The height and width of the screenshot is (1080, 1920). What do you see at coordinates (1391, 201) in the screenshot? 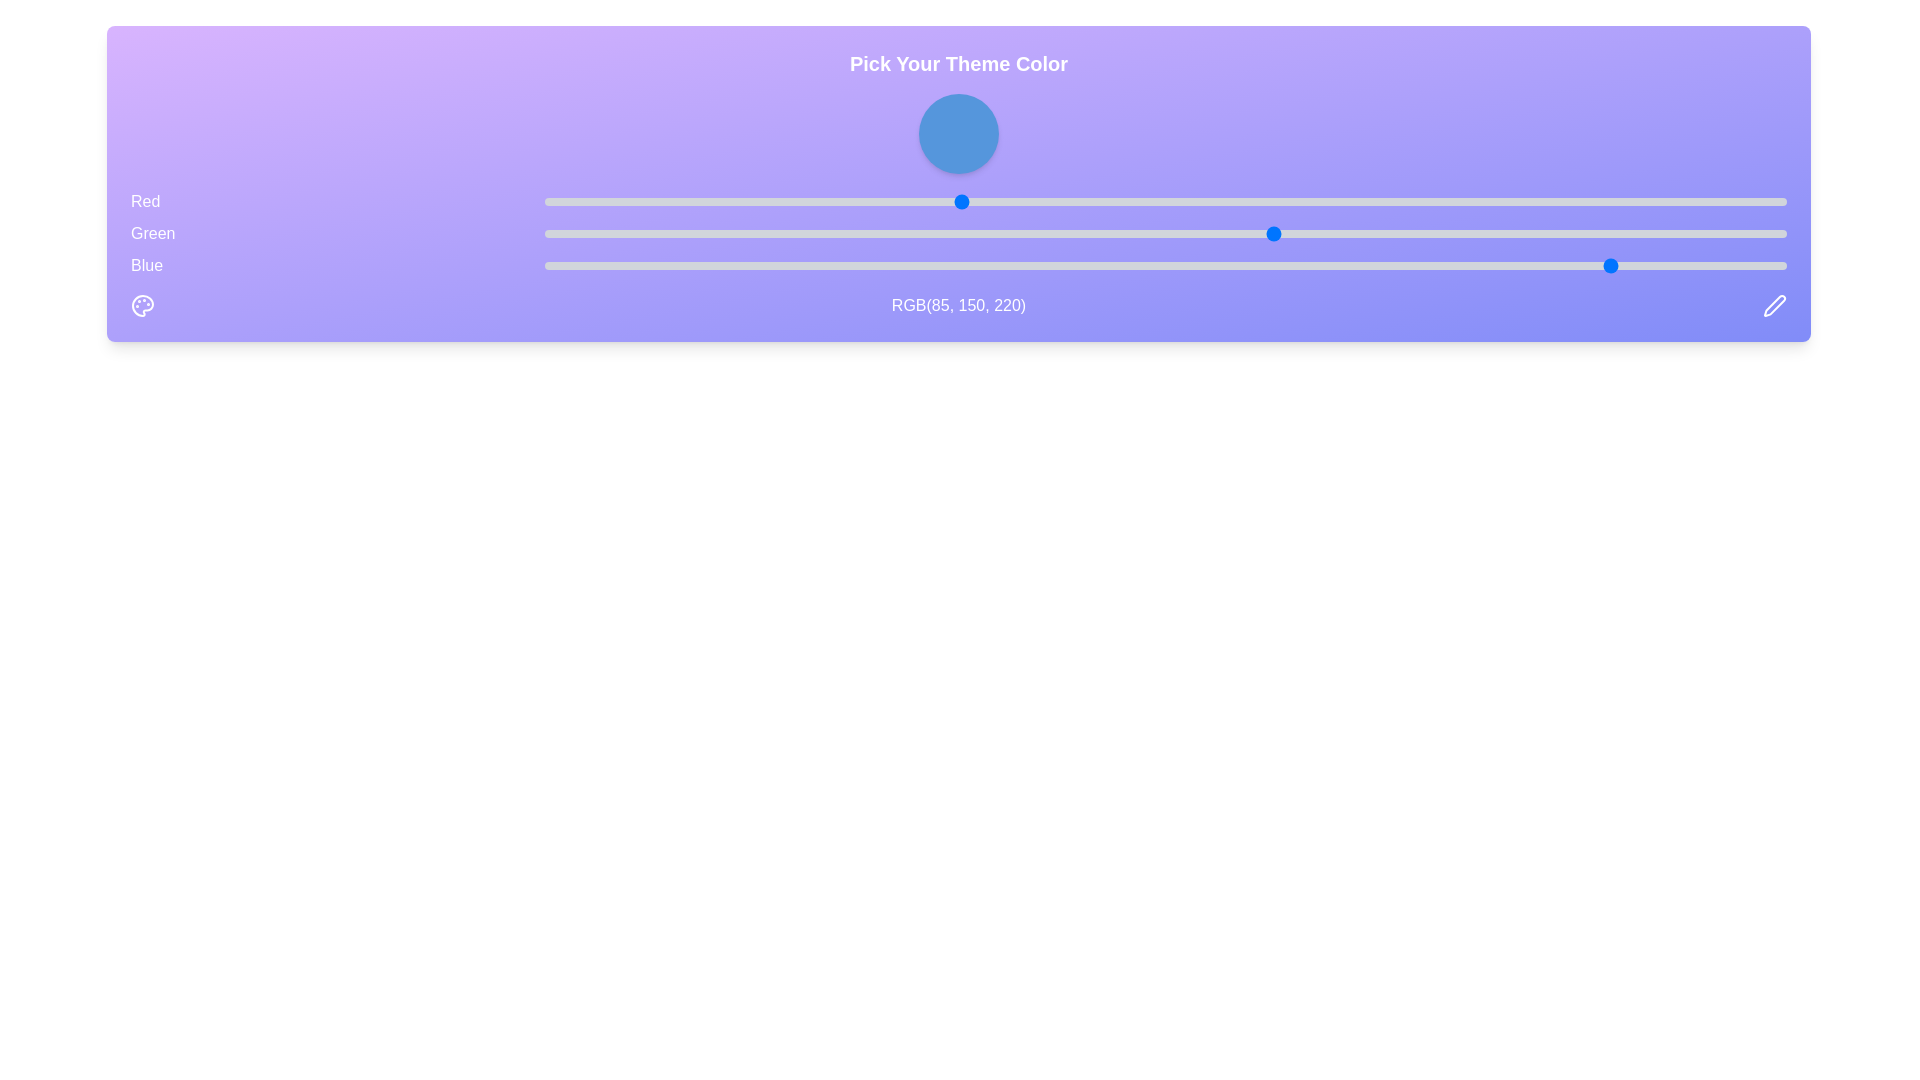
I see `the 'red' color intensity` at bounding box center [1391, 201].